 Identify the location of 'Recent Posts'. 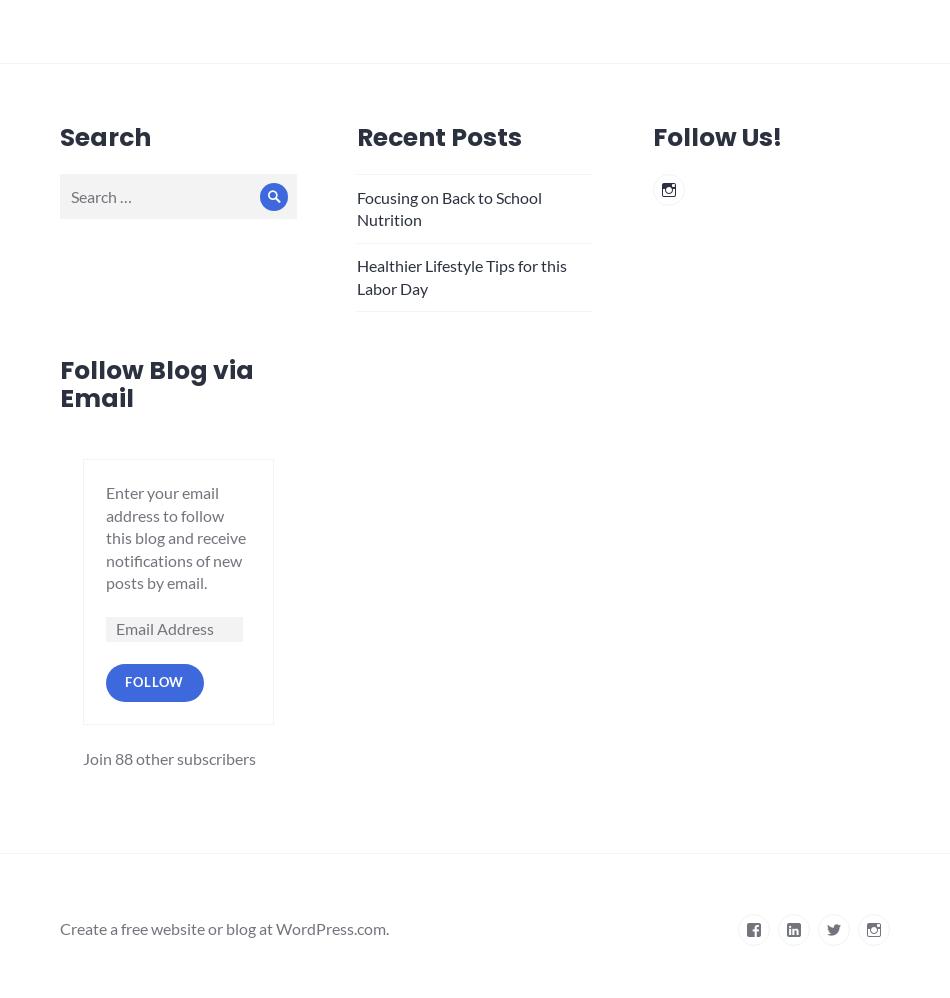
(354, 136).